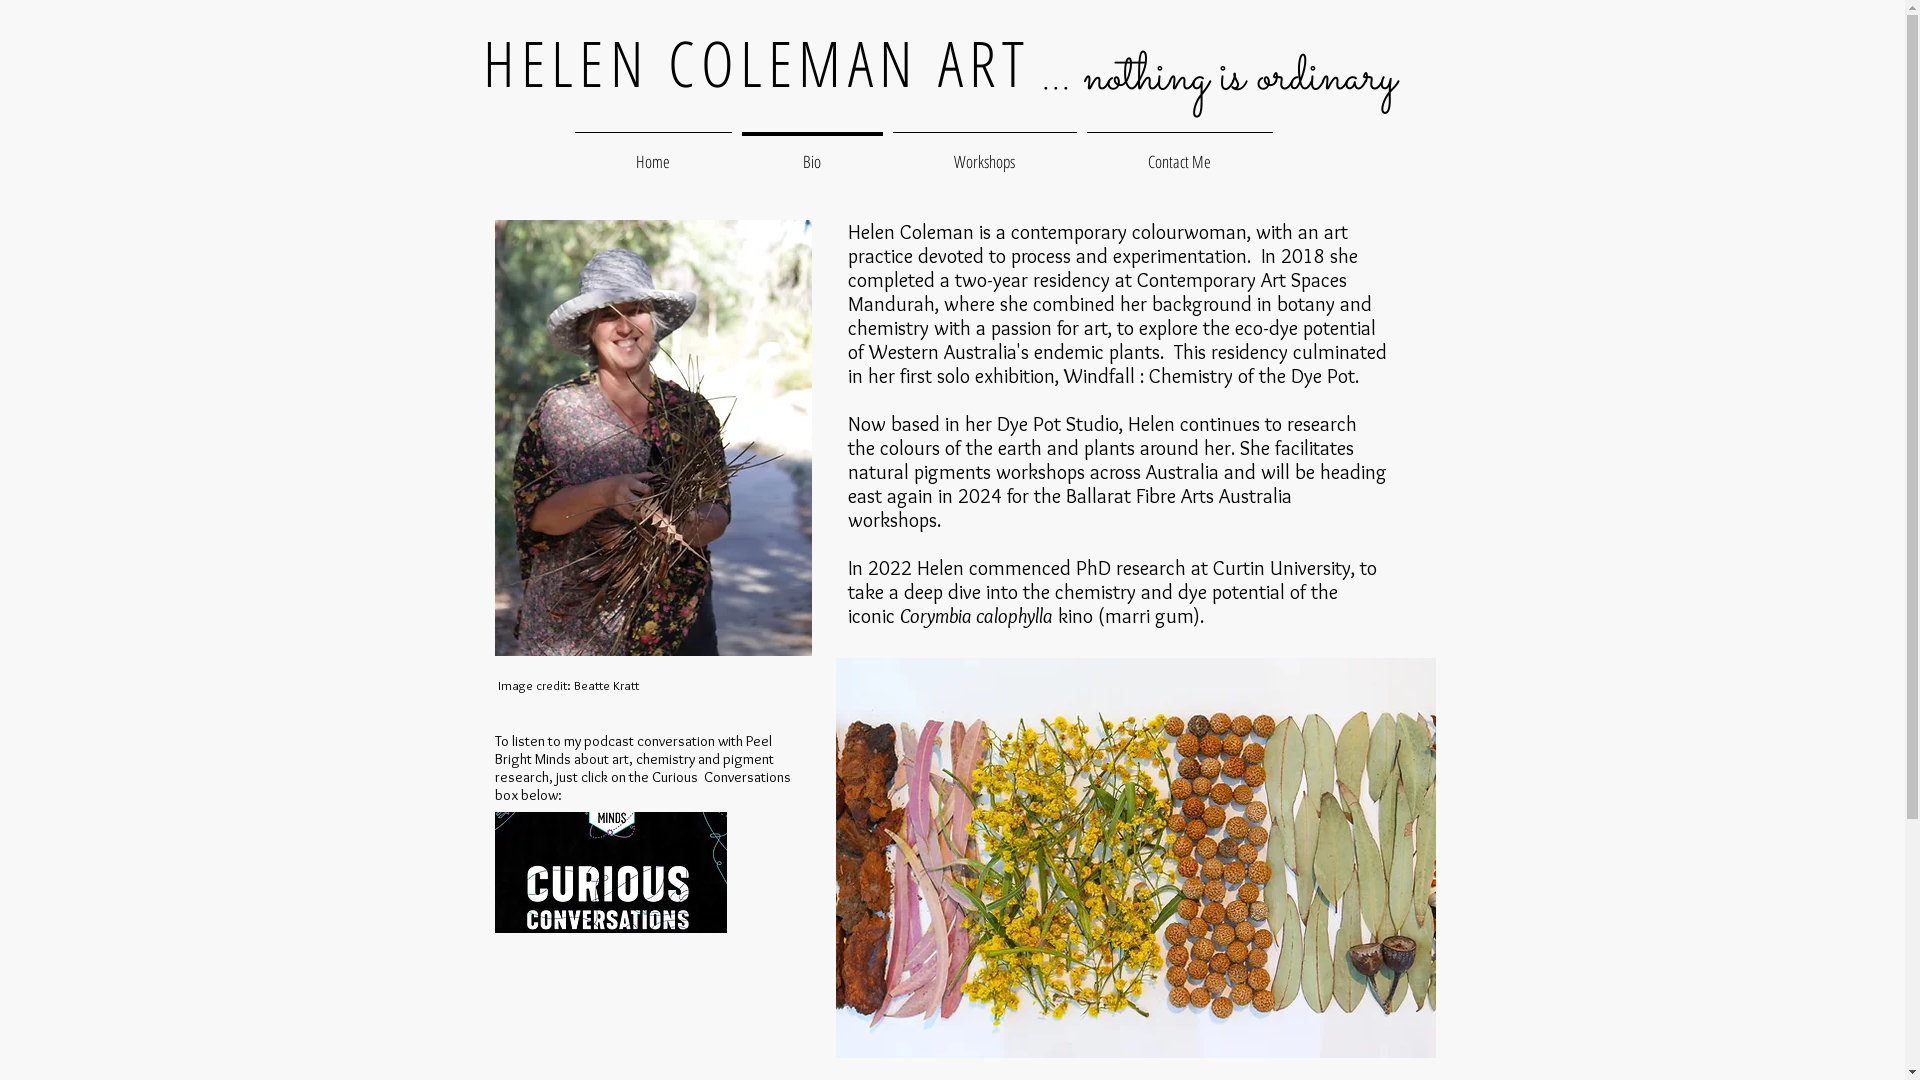  What do you see at coordinates (984, 151) in the screenshot?
I see `'Workshops'` at bounding box center [984, 151].